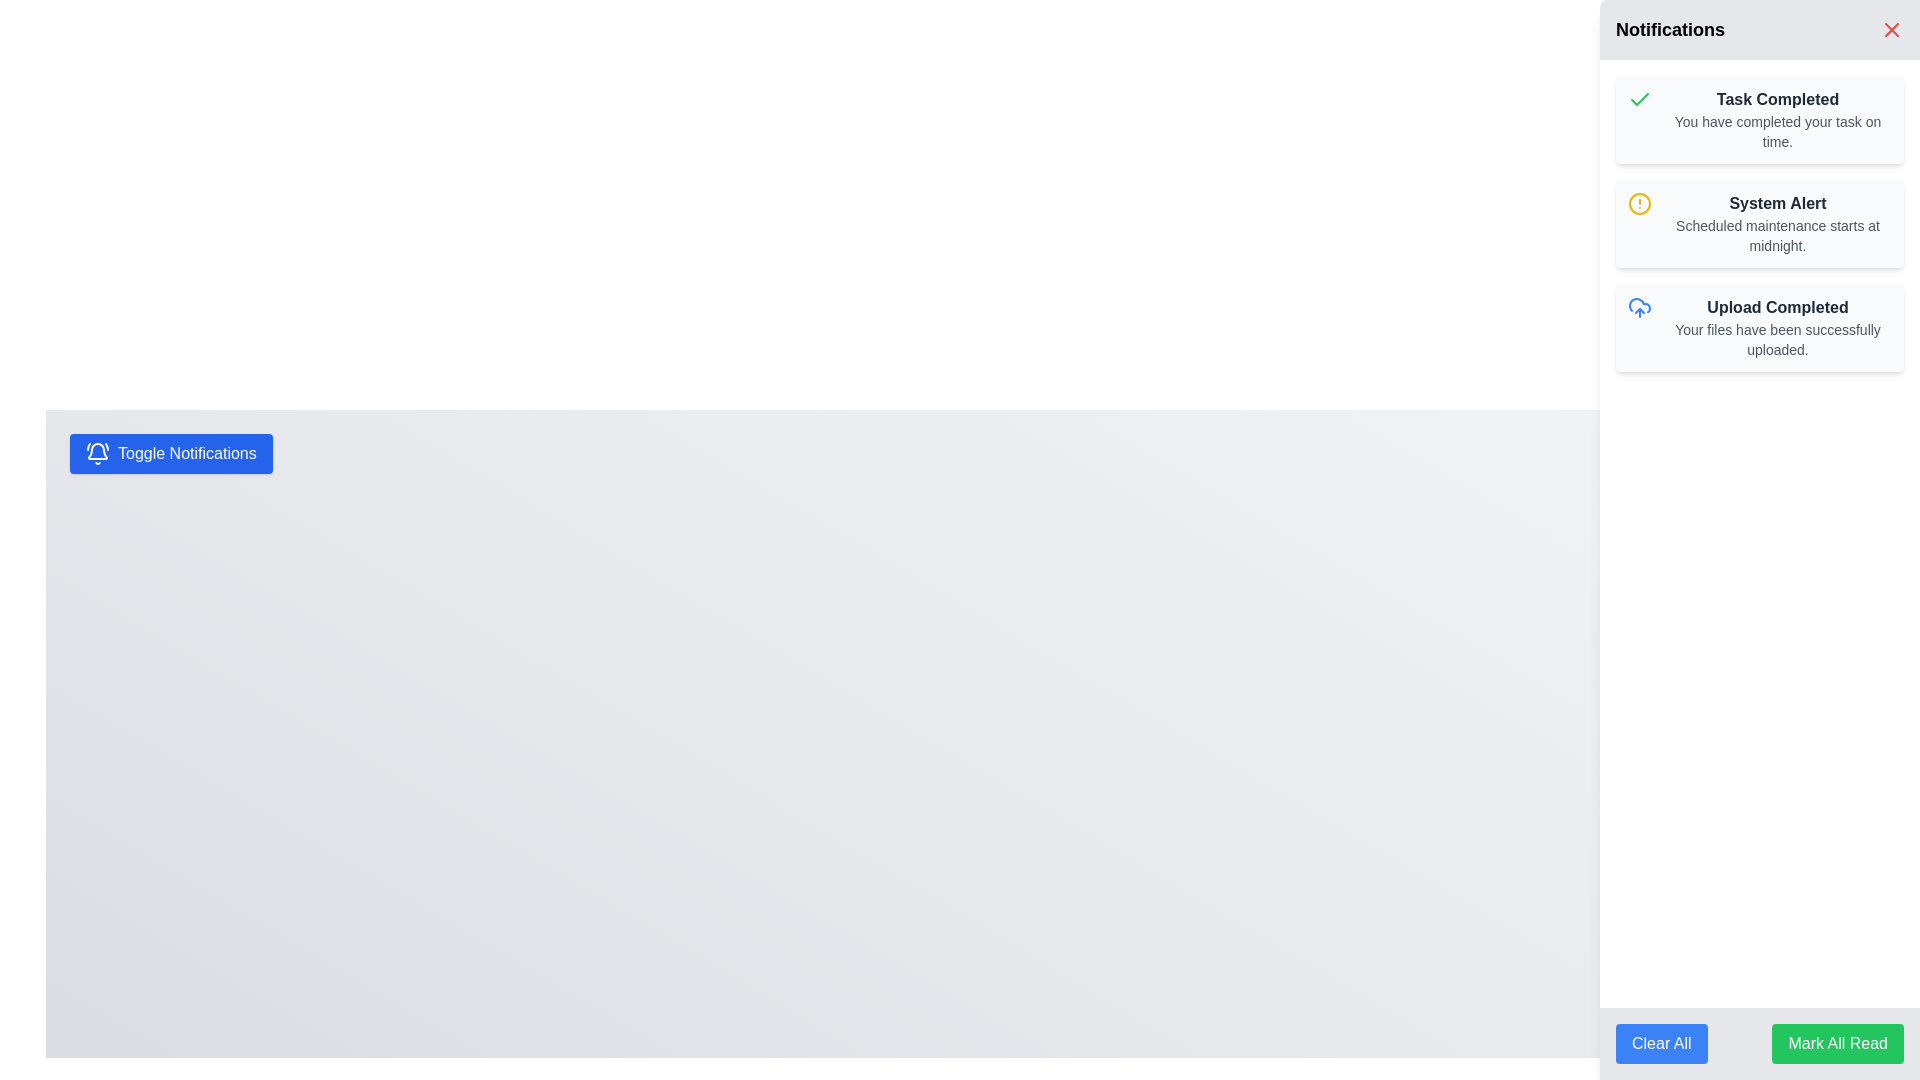  I want to click on the second notification card in the 'Notifications' section which conveys an alert message about upcoming scheduled maintenance, so click(1760, 223).